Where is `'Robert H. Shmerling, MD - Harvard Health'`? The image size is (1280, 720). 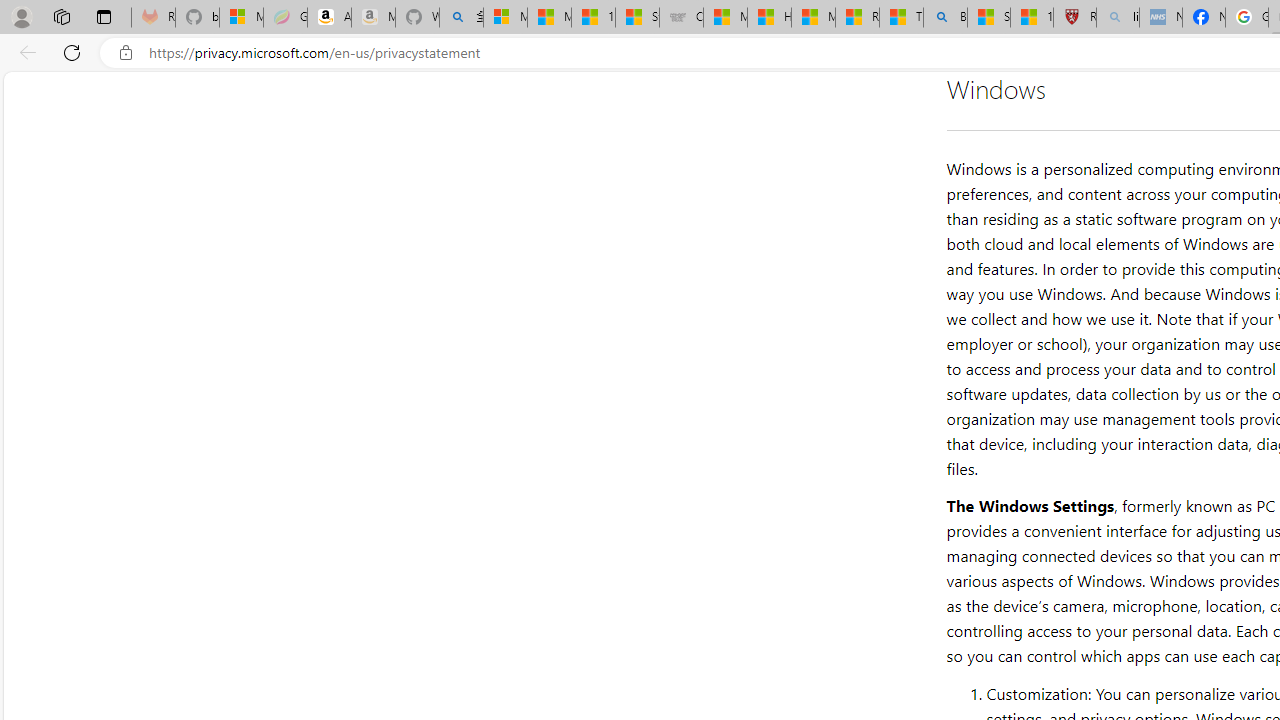
'Robert H. Shmerling, MD - Harvard Health' is located at coordinates (1073, 17).